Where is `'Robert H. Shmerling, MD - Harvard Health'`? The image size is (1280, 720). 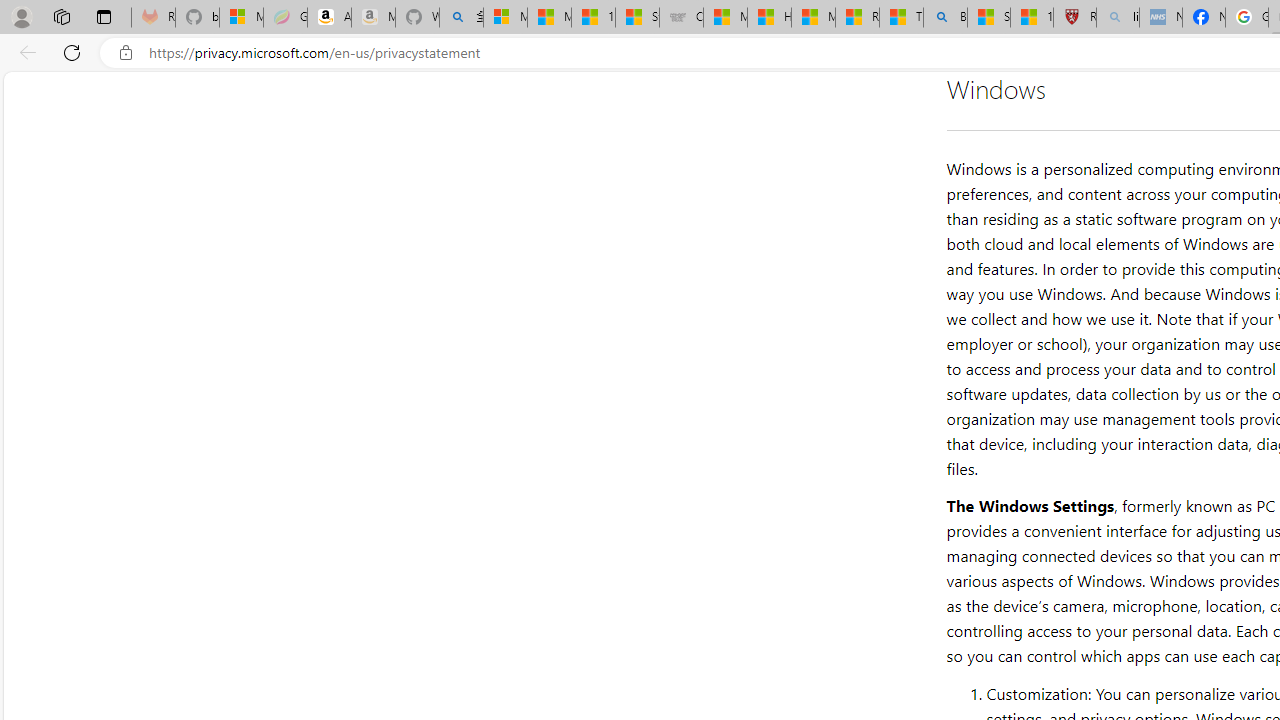
'Robert H. Shmerling, MD - Harvard Health' is located at coordinates (1073, 17).